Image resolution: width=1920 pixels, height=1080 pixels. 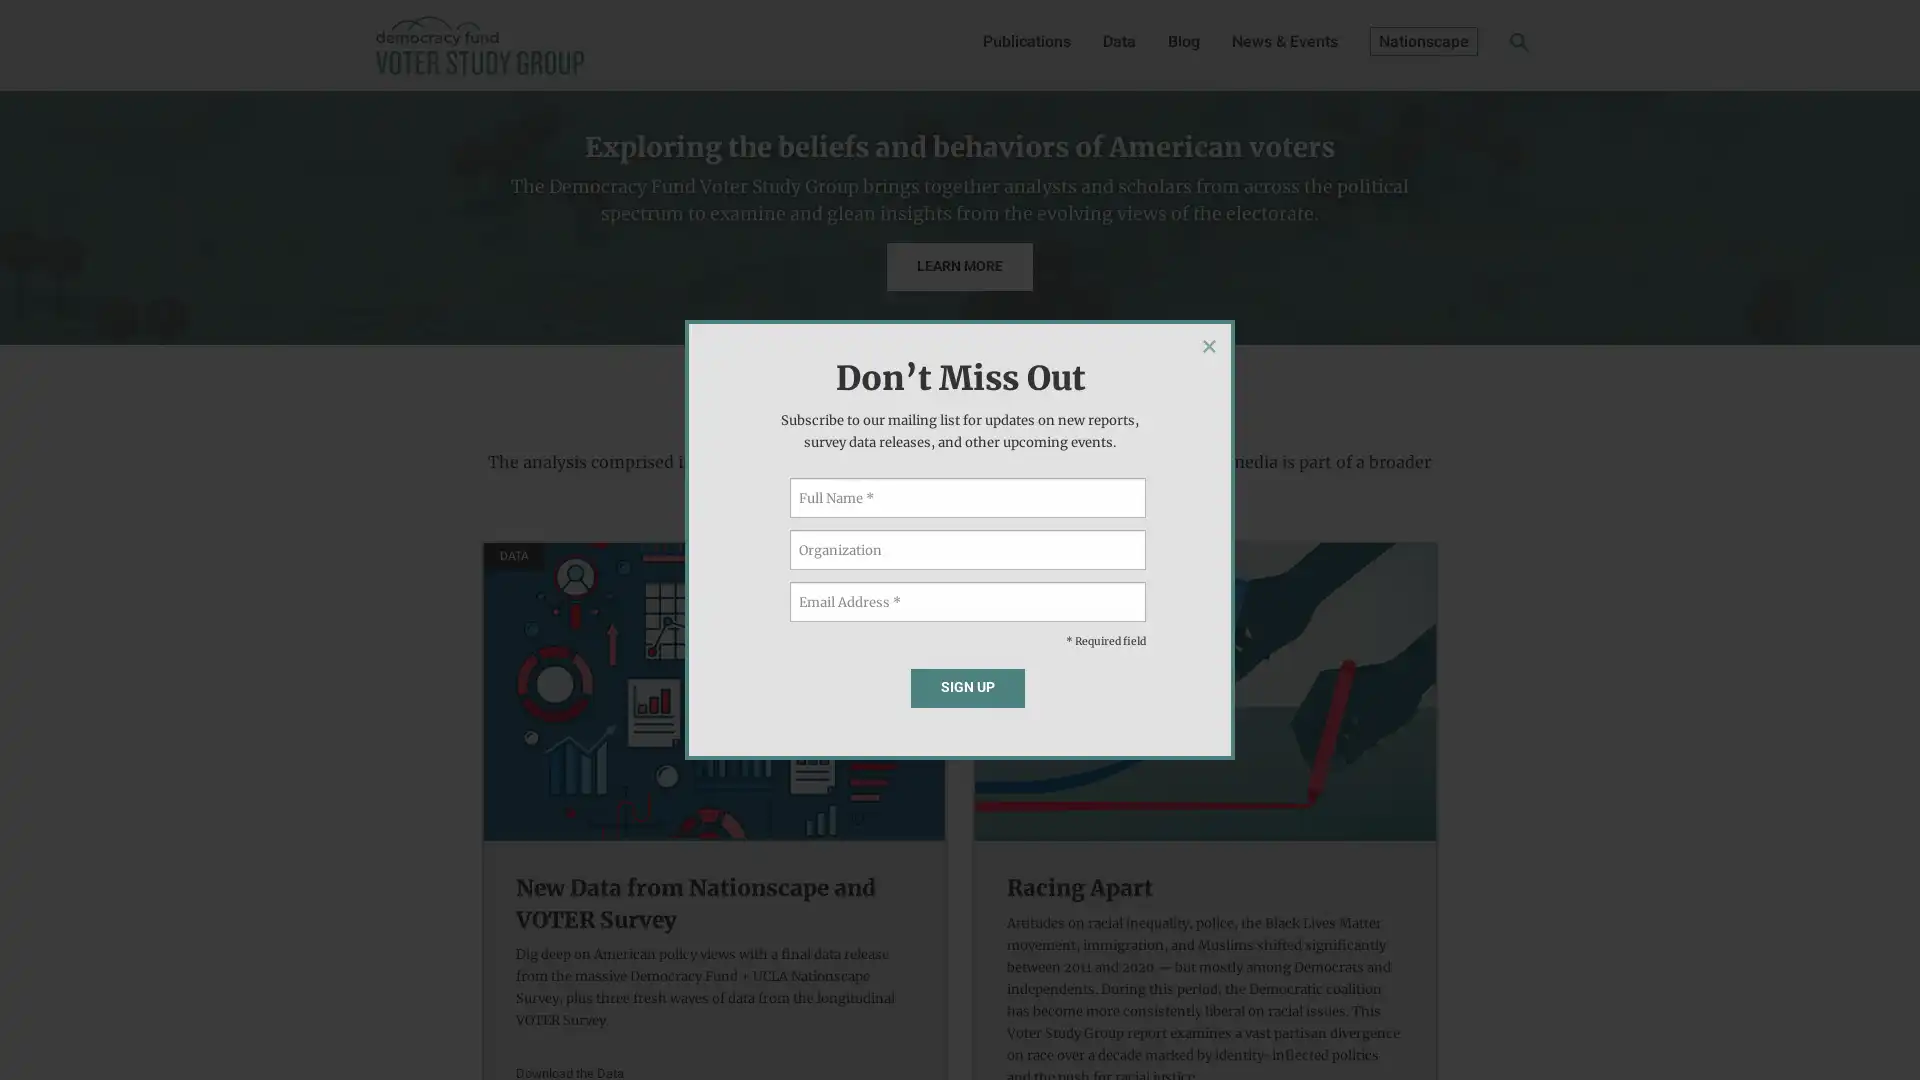 What do you see at coordinates (1488, 46) in the screenshot?
I see `SEARCH` at bounding box center [1488, 46].